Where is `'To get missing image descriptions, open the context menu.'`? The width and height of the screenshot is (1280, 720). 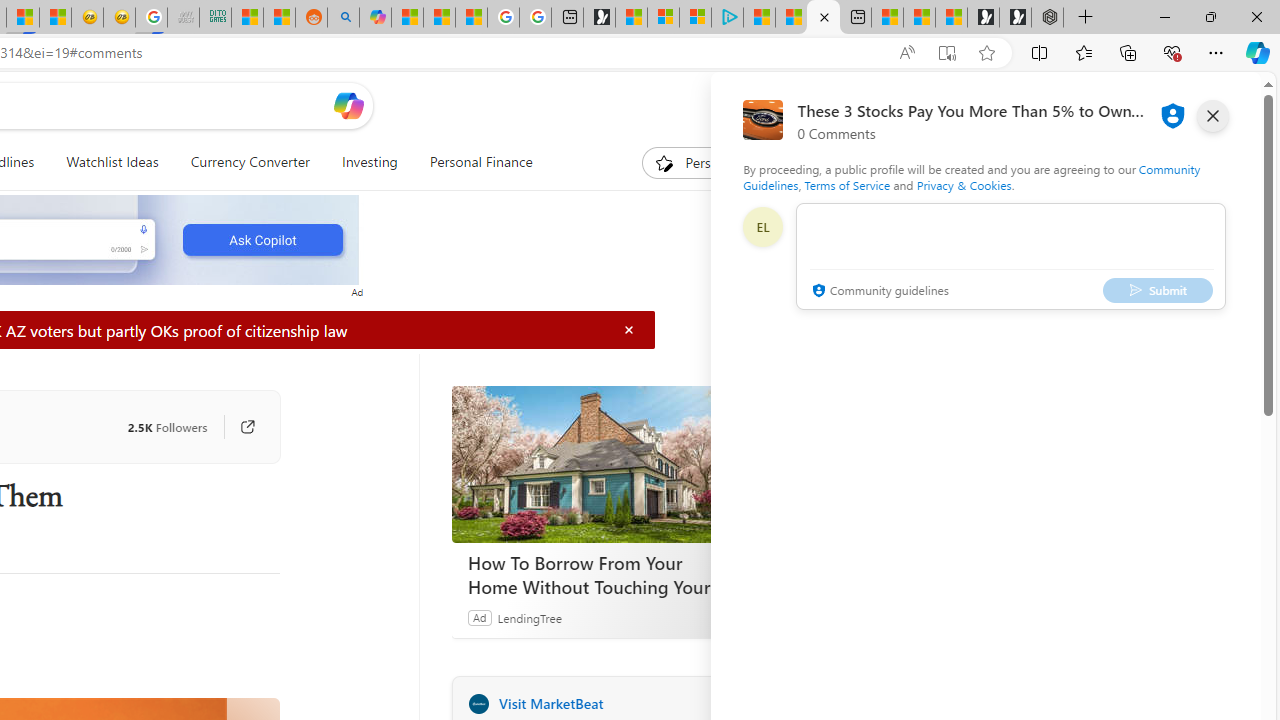 'To get missing image descriptions, open the context menu.' is located at coordinates (664, 161).